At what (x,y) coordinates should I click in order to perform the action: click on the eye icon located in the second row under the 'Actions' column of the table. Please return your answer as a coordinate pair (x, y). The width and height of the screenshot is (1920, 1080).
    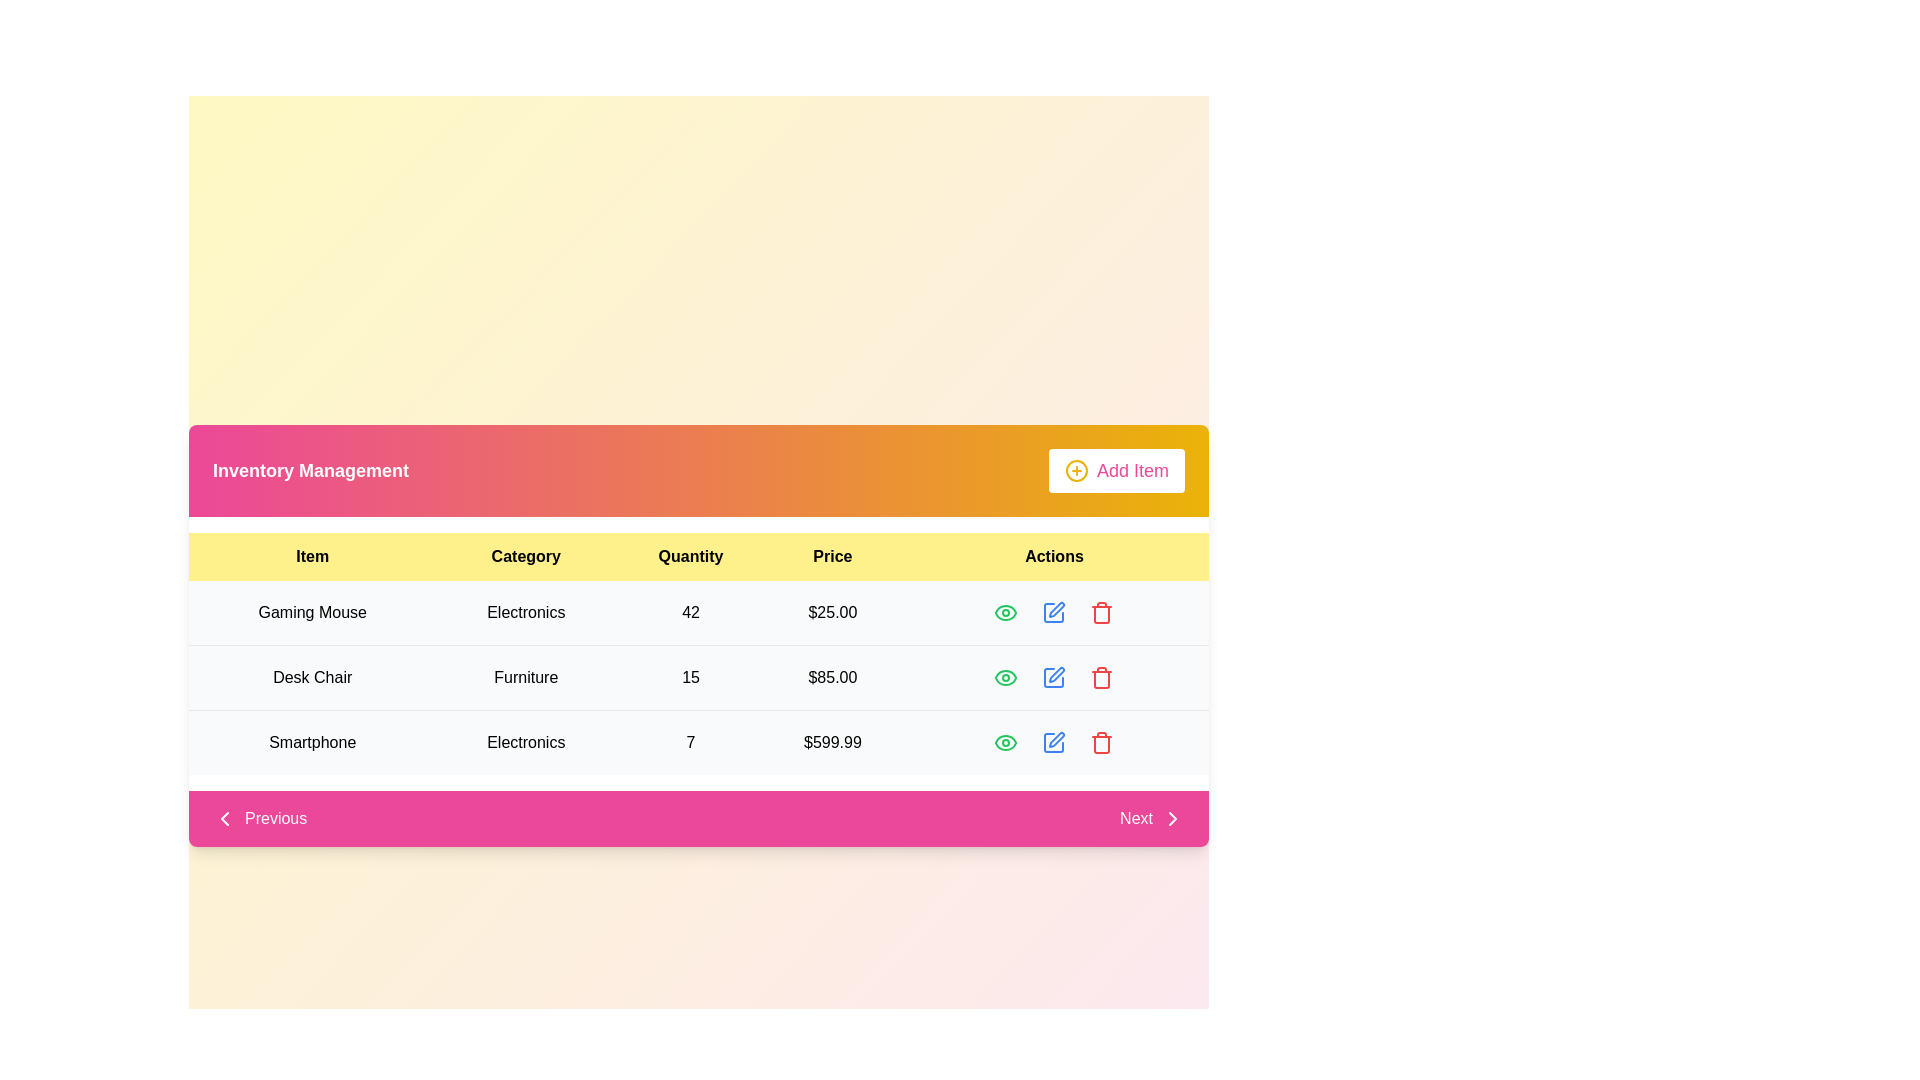
    Looking at the image, I should click on (1006, 677).